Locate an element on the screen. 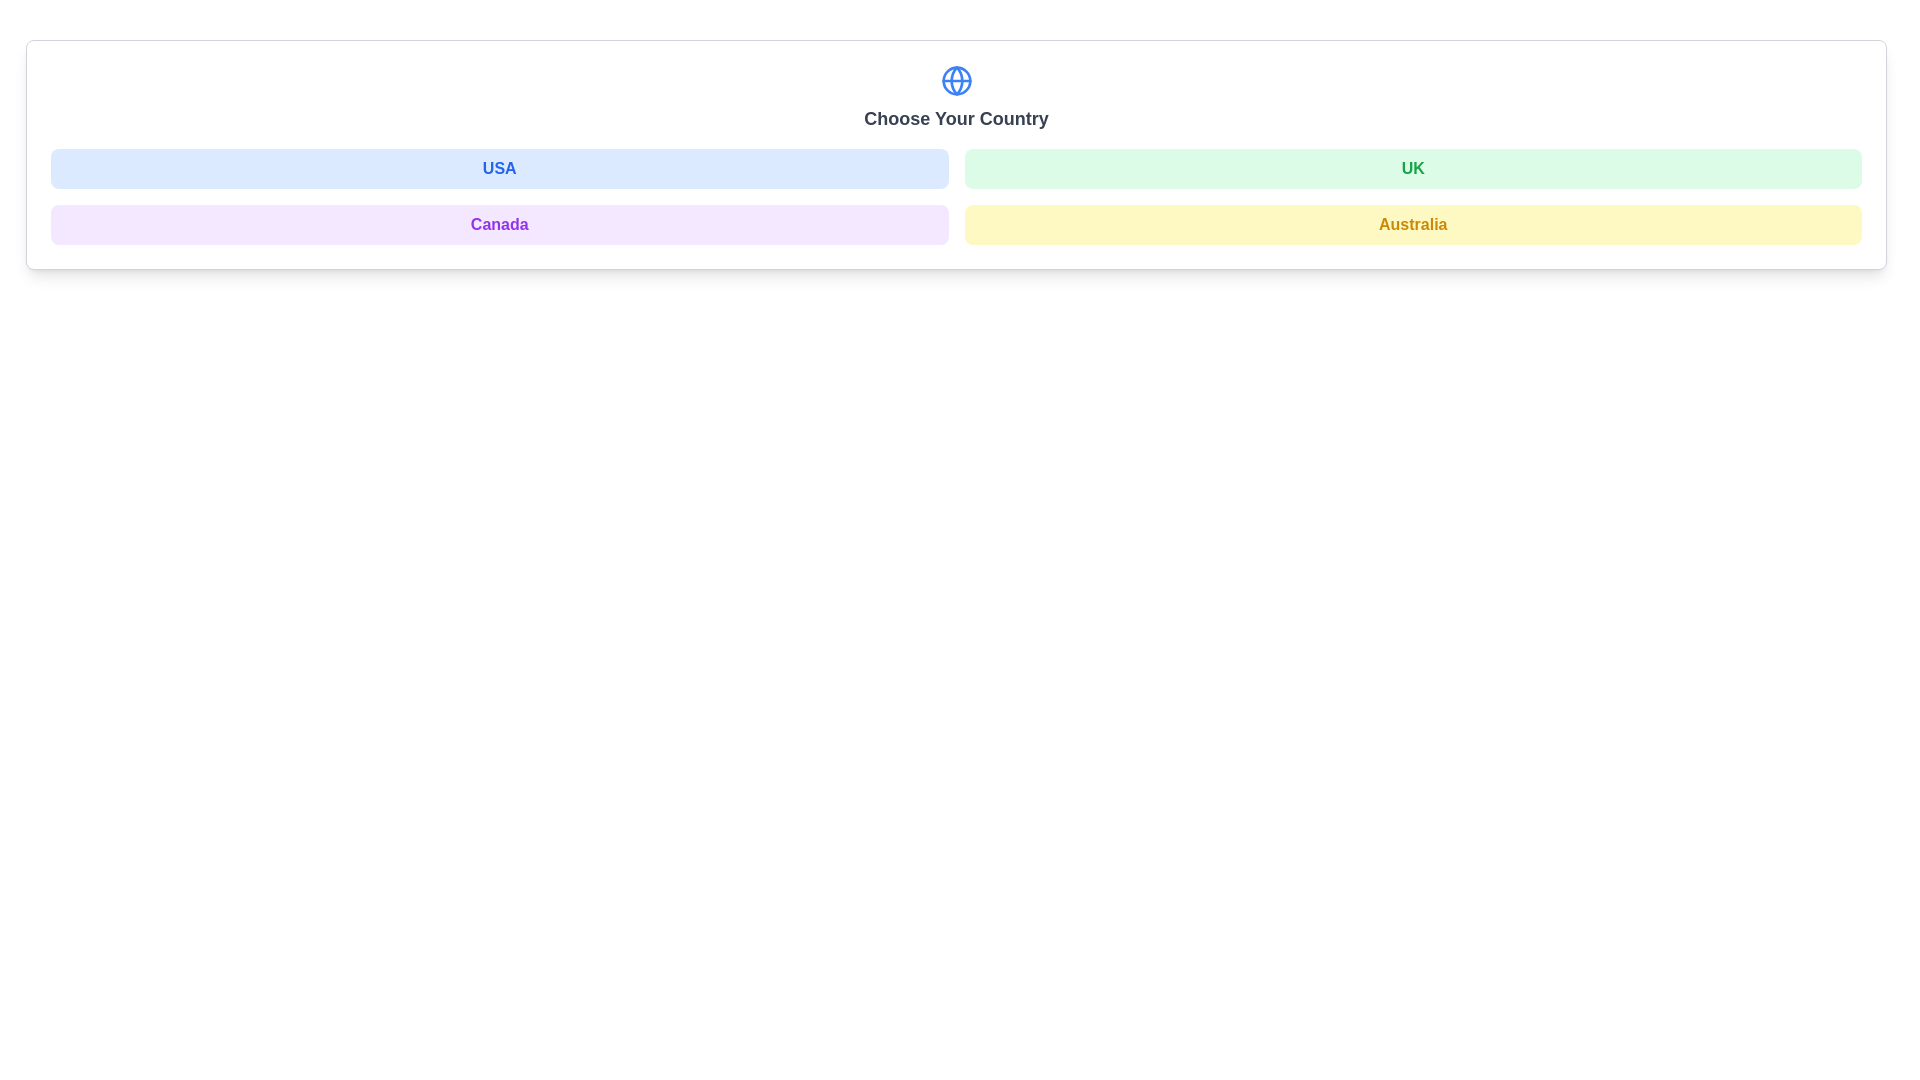 This screenshot has height=1080, width=1920. the blue stroked circular SVG element that represents a globe, located above the text 'Choose Your Country.' is located at coordinates (955, 80).